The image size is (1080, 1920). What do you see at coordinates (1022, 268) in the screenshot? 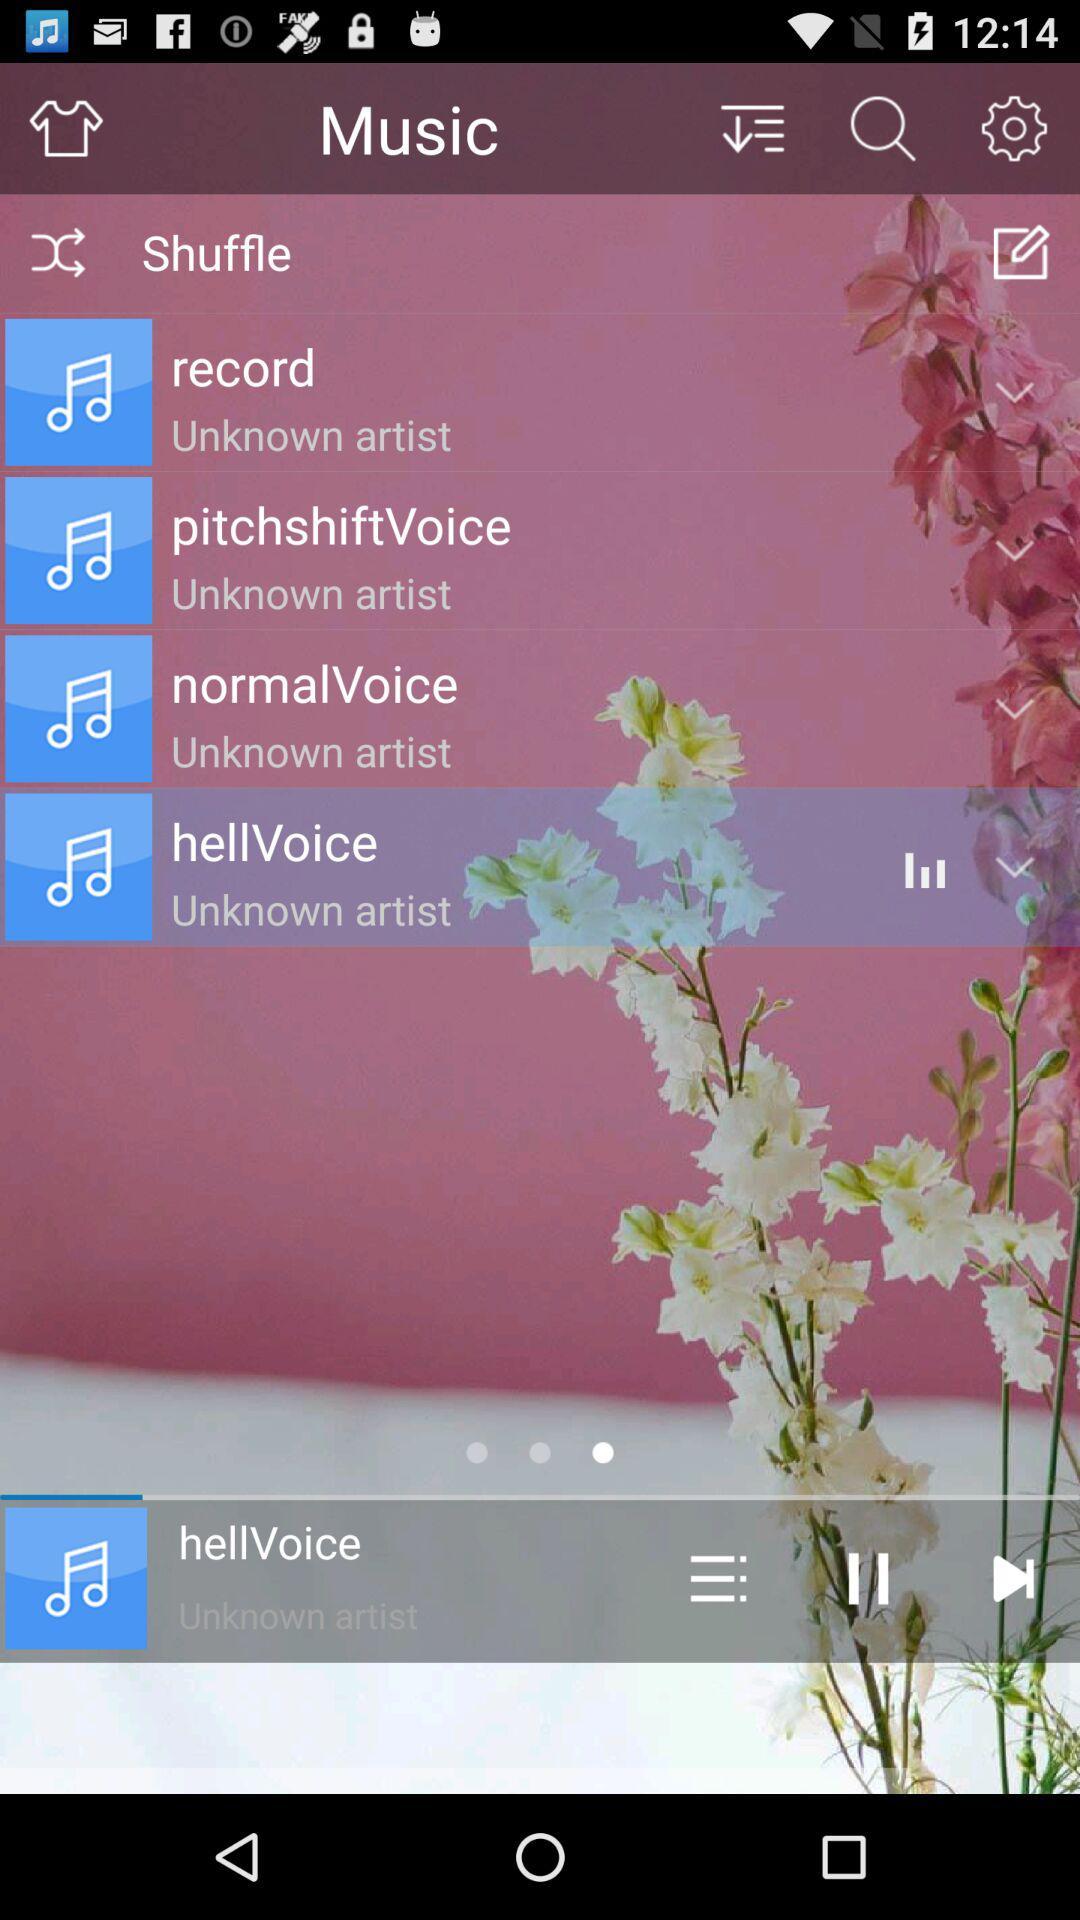
I see `the edit icon` at bounding box center [1022, 268].